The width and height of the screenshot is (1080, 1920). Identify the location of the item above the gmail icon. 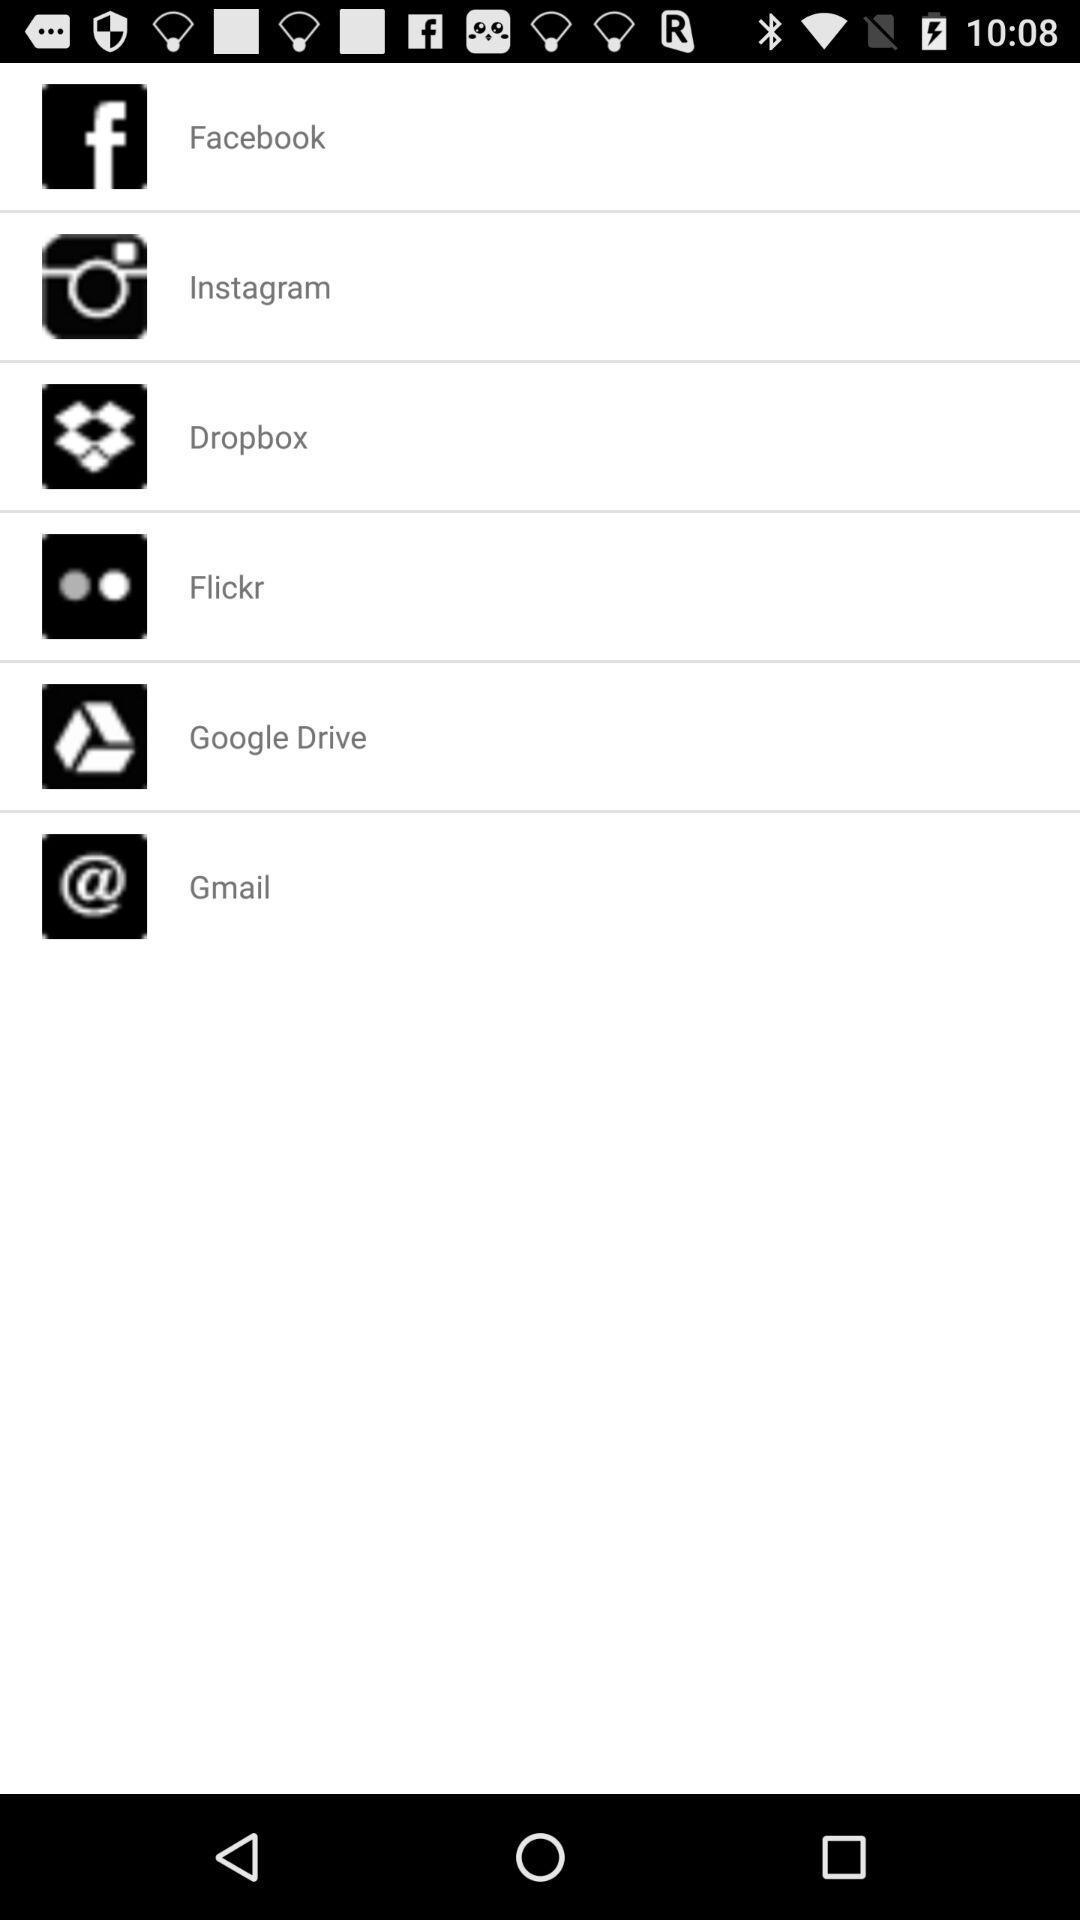
(277, 735).